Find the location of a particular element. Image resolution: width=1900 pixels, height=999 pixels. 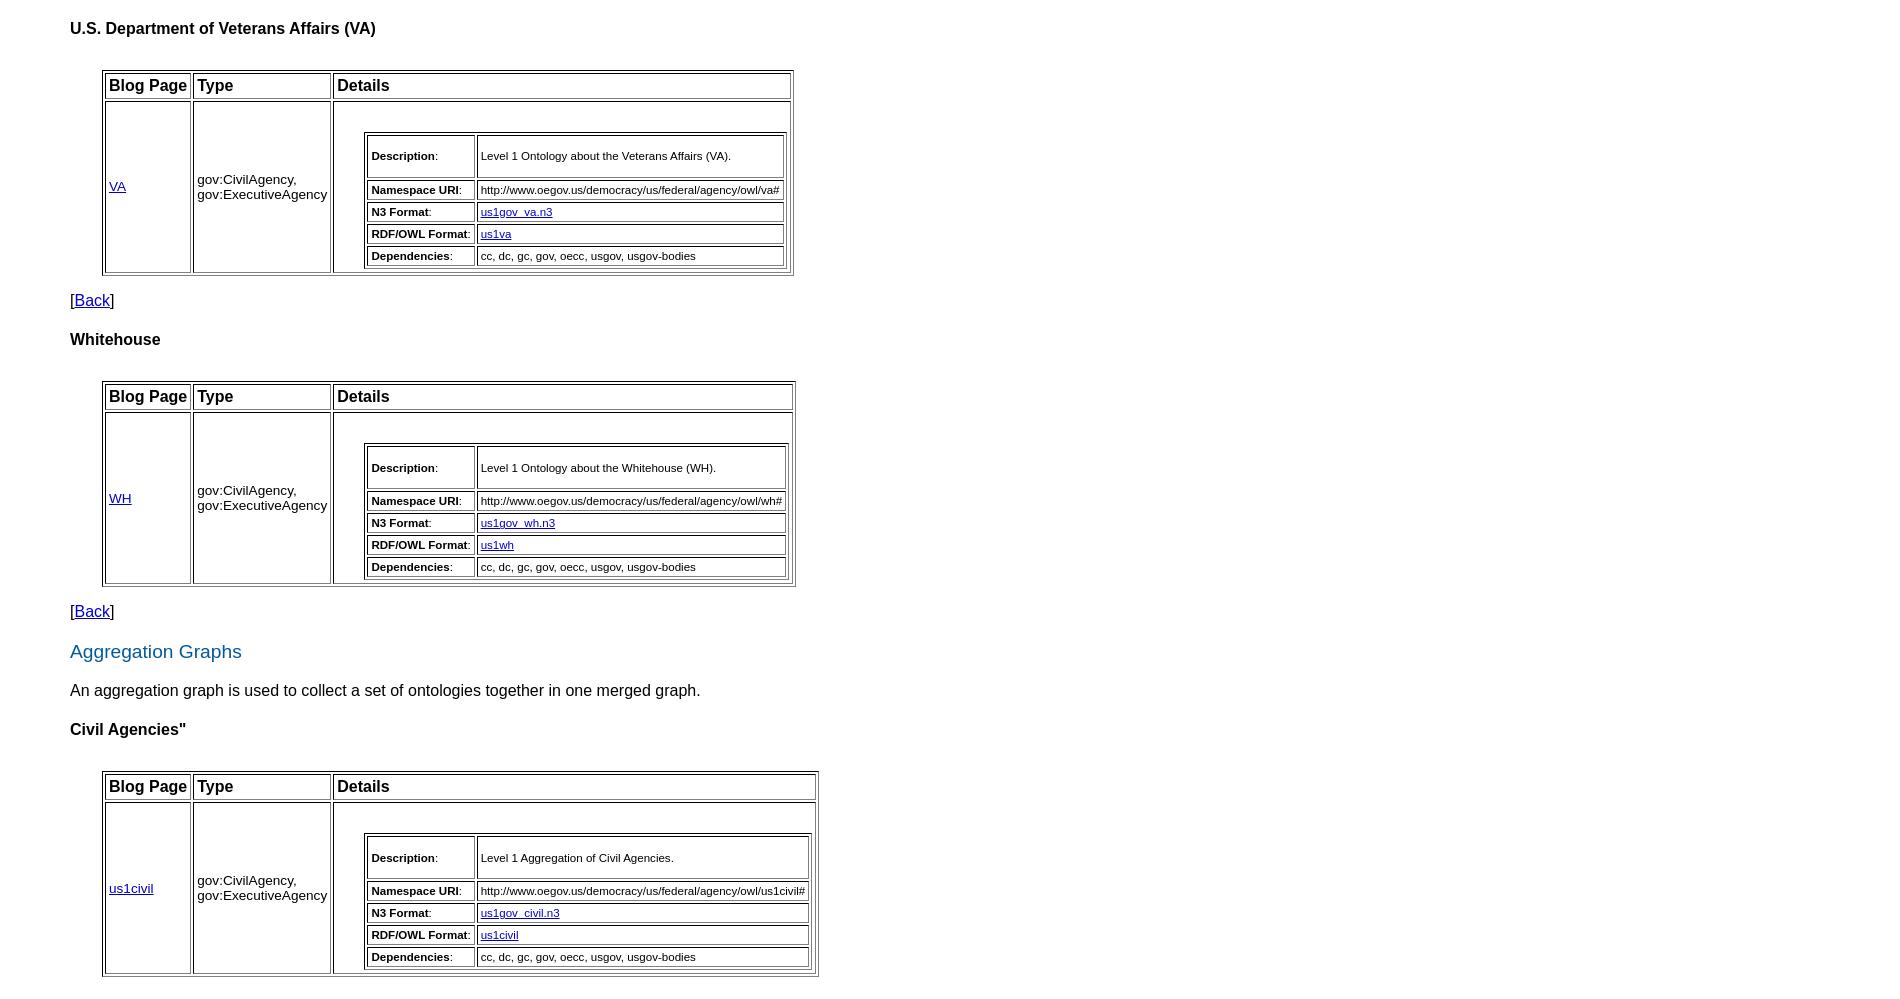

'http://www.oegov.us/democracy/us/federal/agency/owl/us1civil#' is located at coordinates (642, 891).